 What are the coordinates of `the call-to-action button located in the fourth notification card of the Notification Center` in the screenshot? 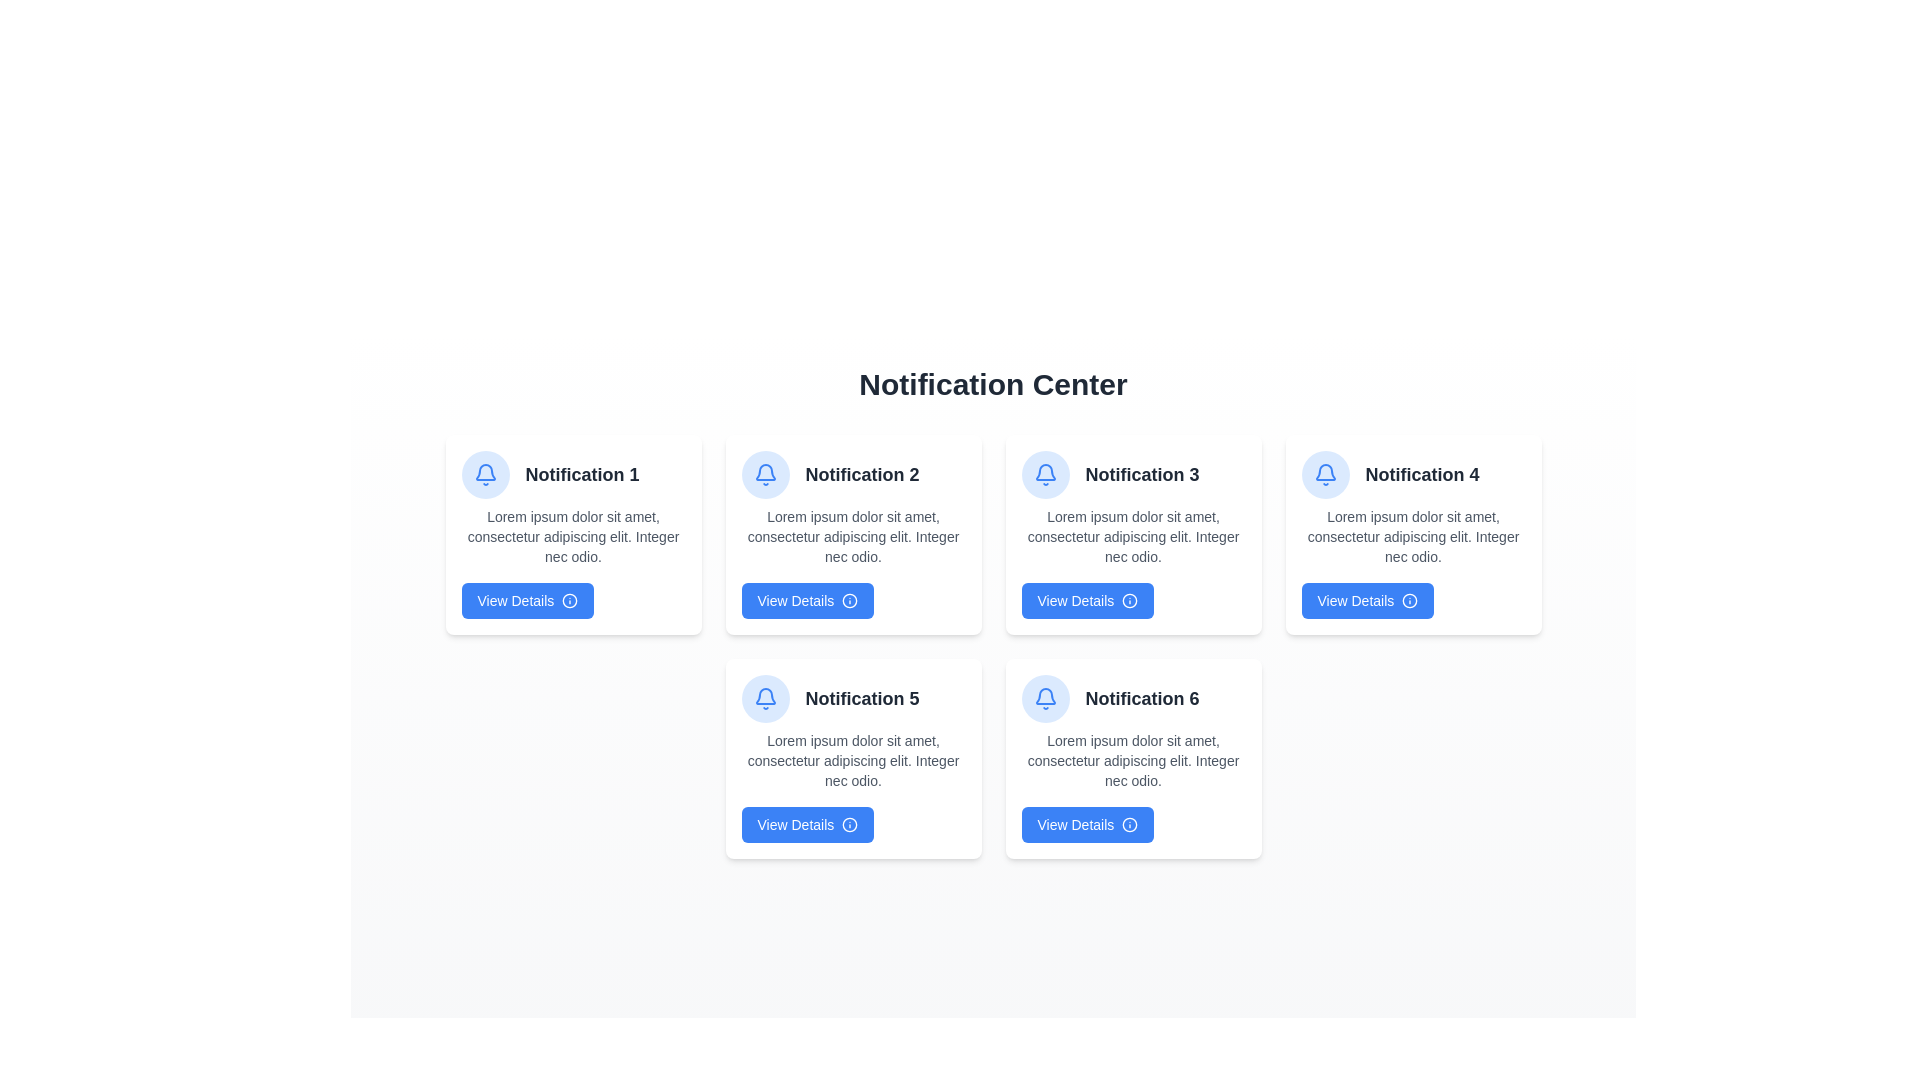 It's located at (1366, 600).